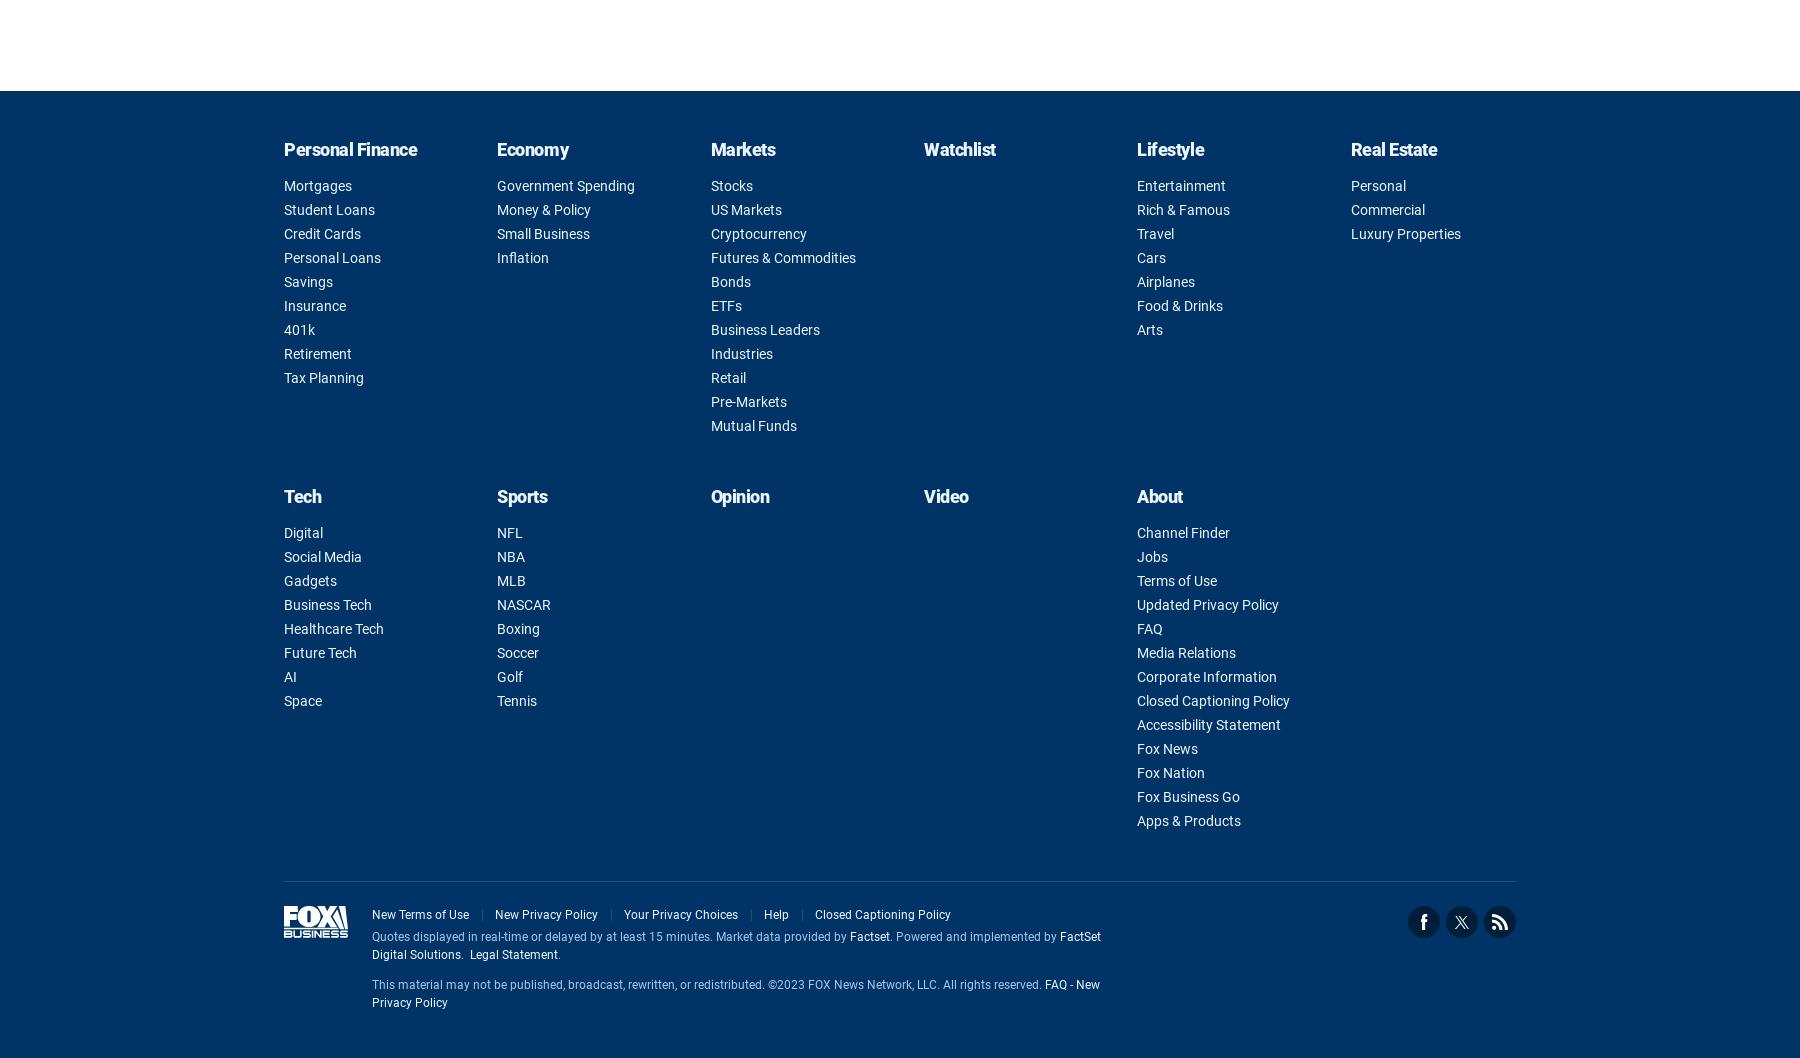 The image size is (1800, 1058). I want to click on 'US Markets', so click(744, 210).